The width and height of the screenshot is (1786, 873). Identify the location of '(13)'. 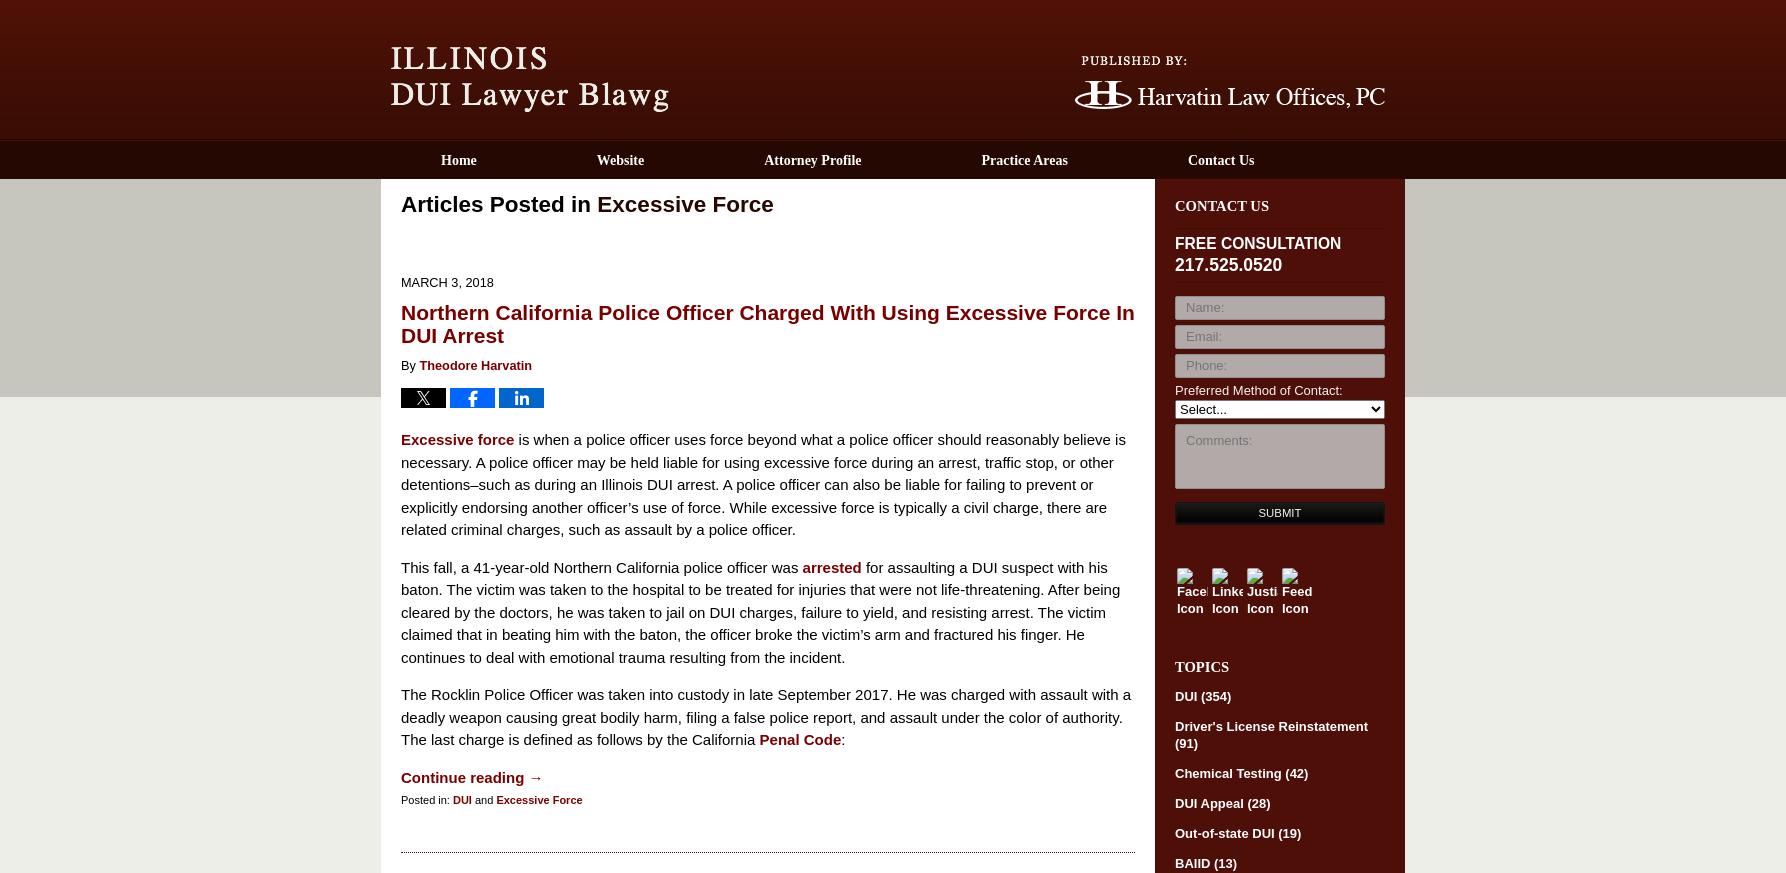
(1225, 862).